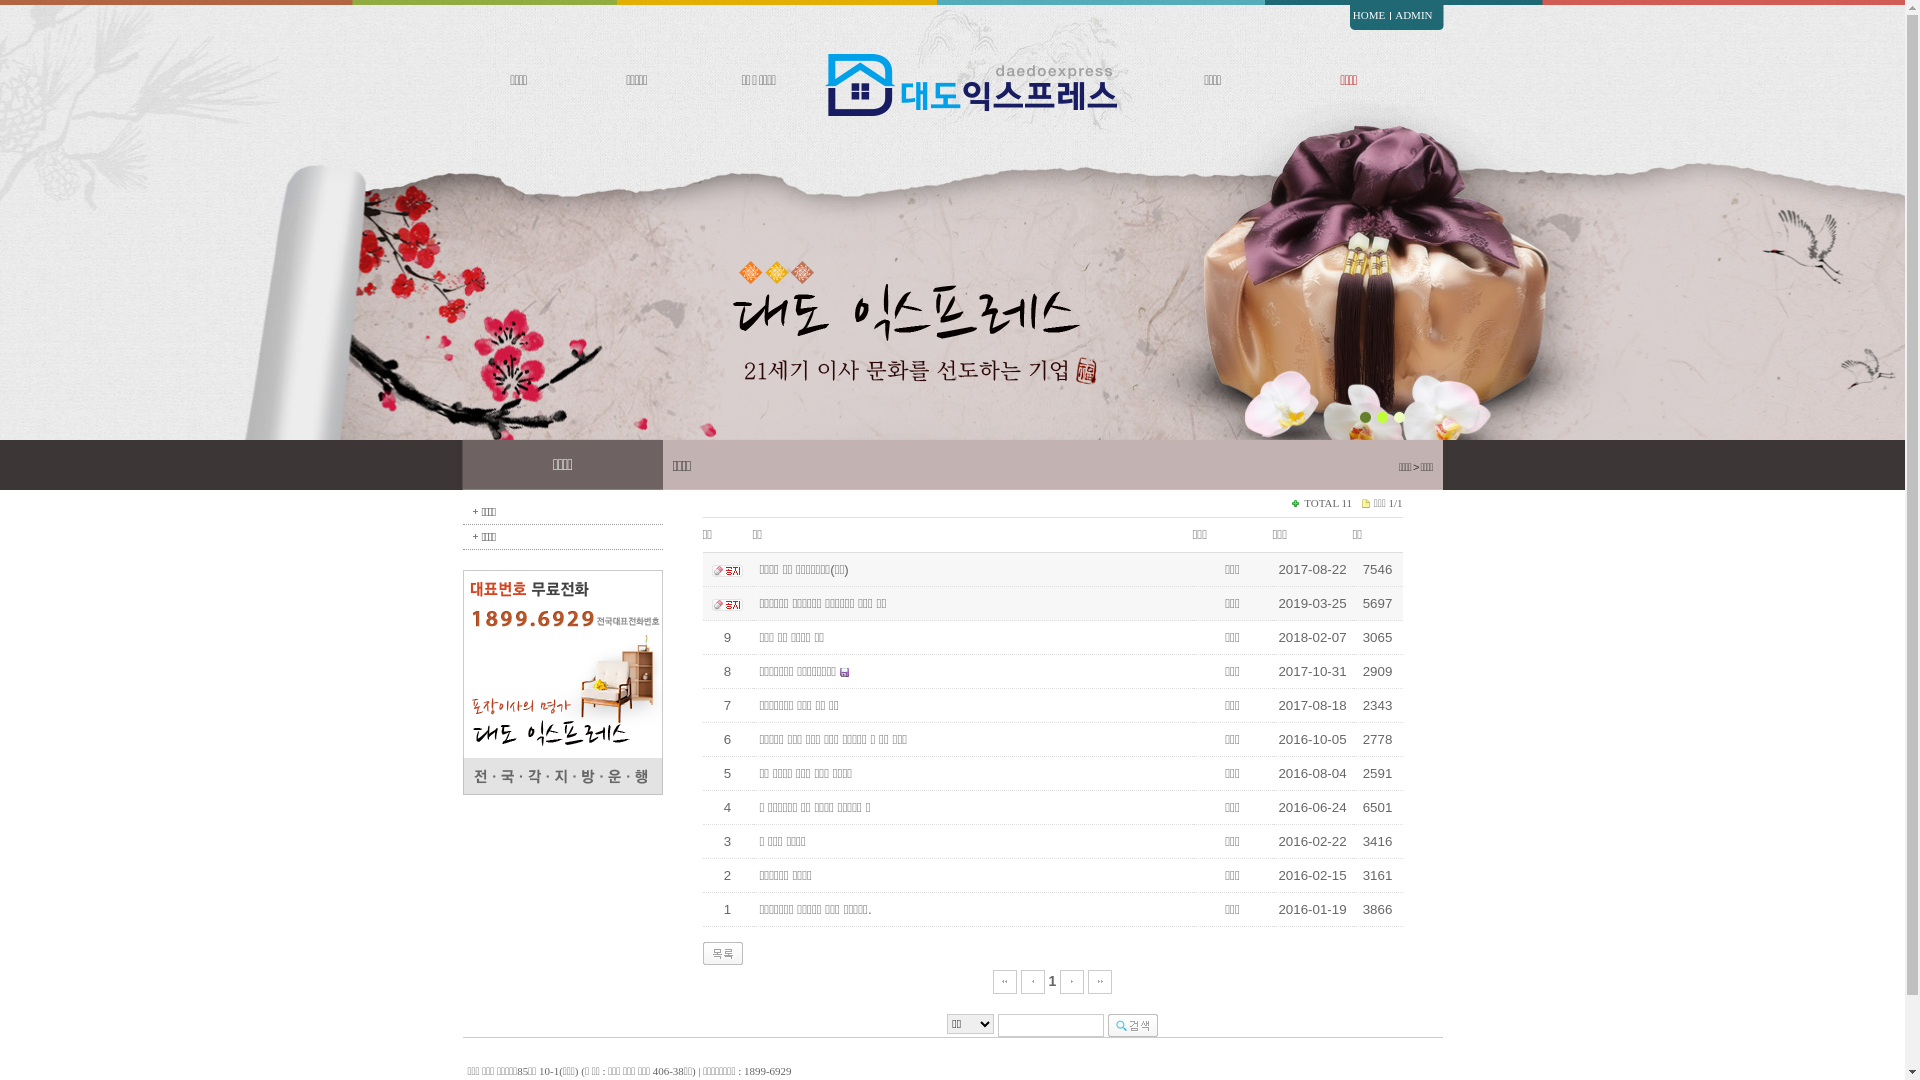  Describe the element at coordinates (1367, 14) in the screenshot. I see `'HOME'` at that location.